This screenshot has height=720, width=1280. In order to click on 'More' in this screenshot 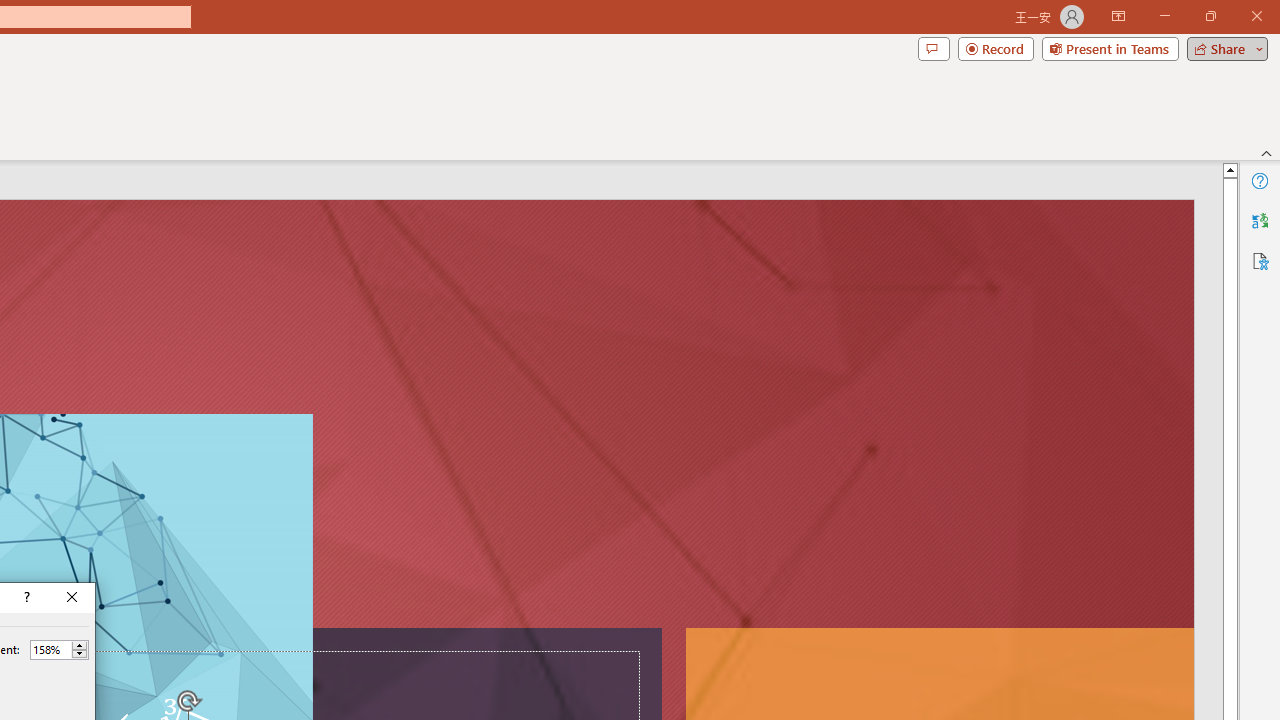, I will do `click(79, 645)`.